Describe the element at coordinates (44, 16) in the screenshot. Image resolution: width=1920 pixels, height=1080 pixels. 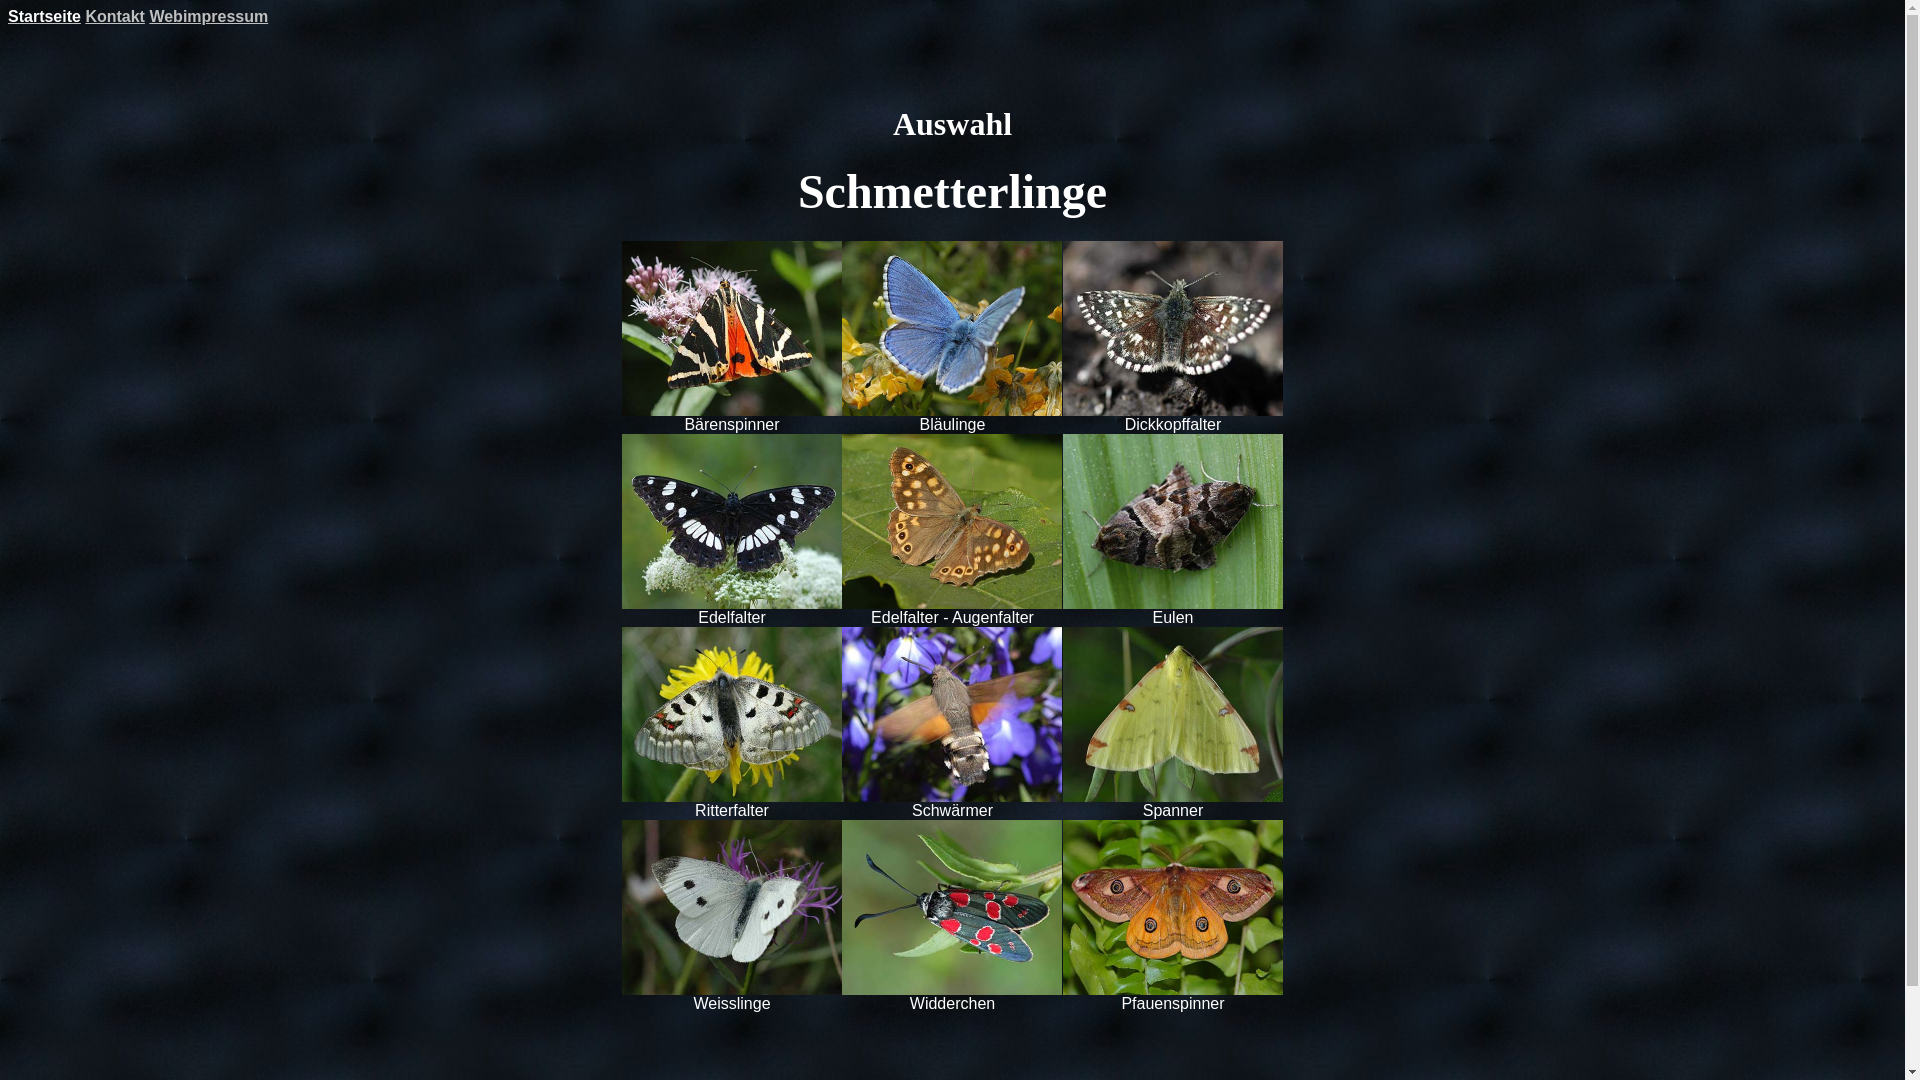
I see `'Startseite'` at that location.